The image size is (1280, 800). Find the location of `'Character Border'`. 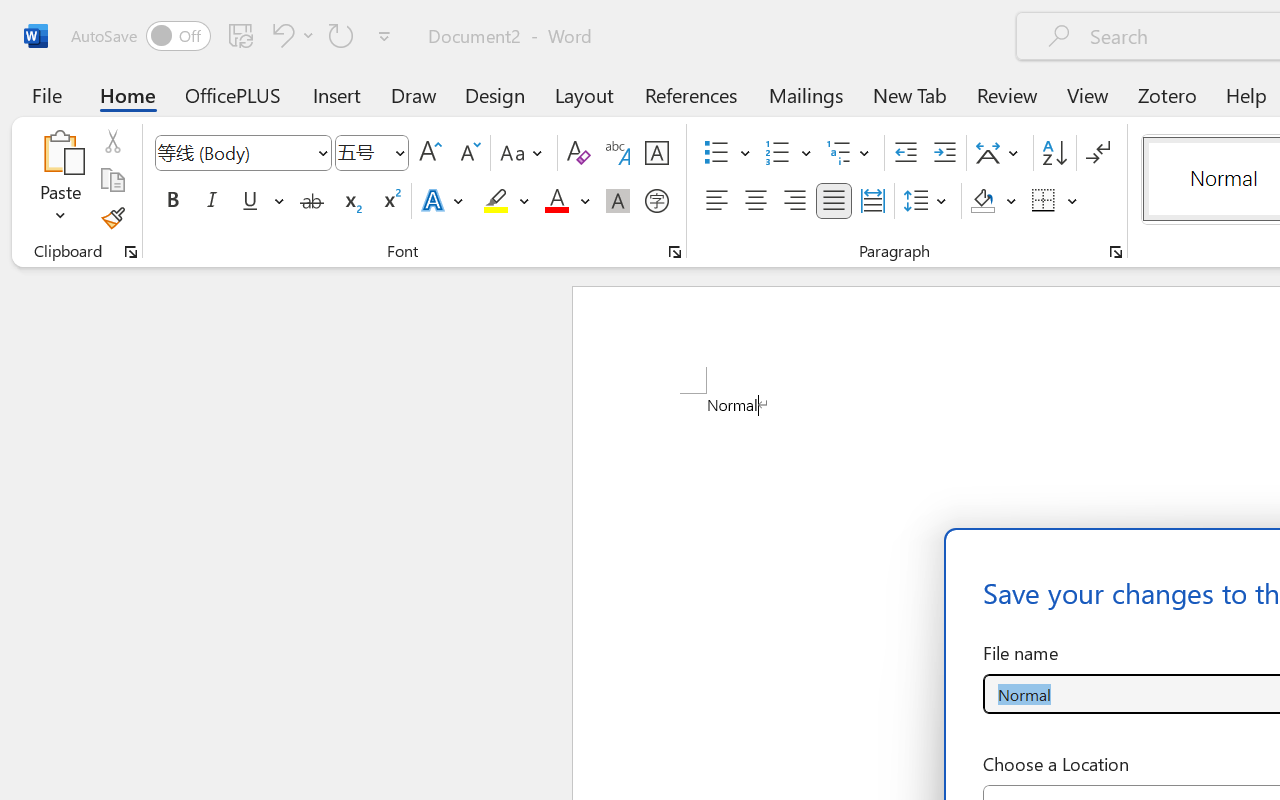

'Character Border' is located at coordinates (656, 153).